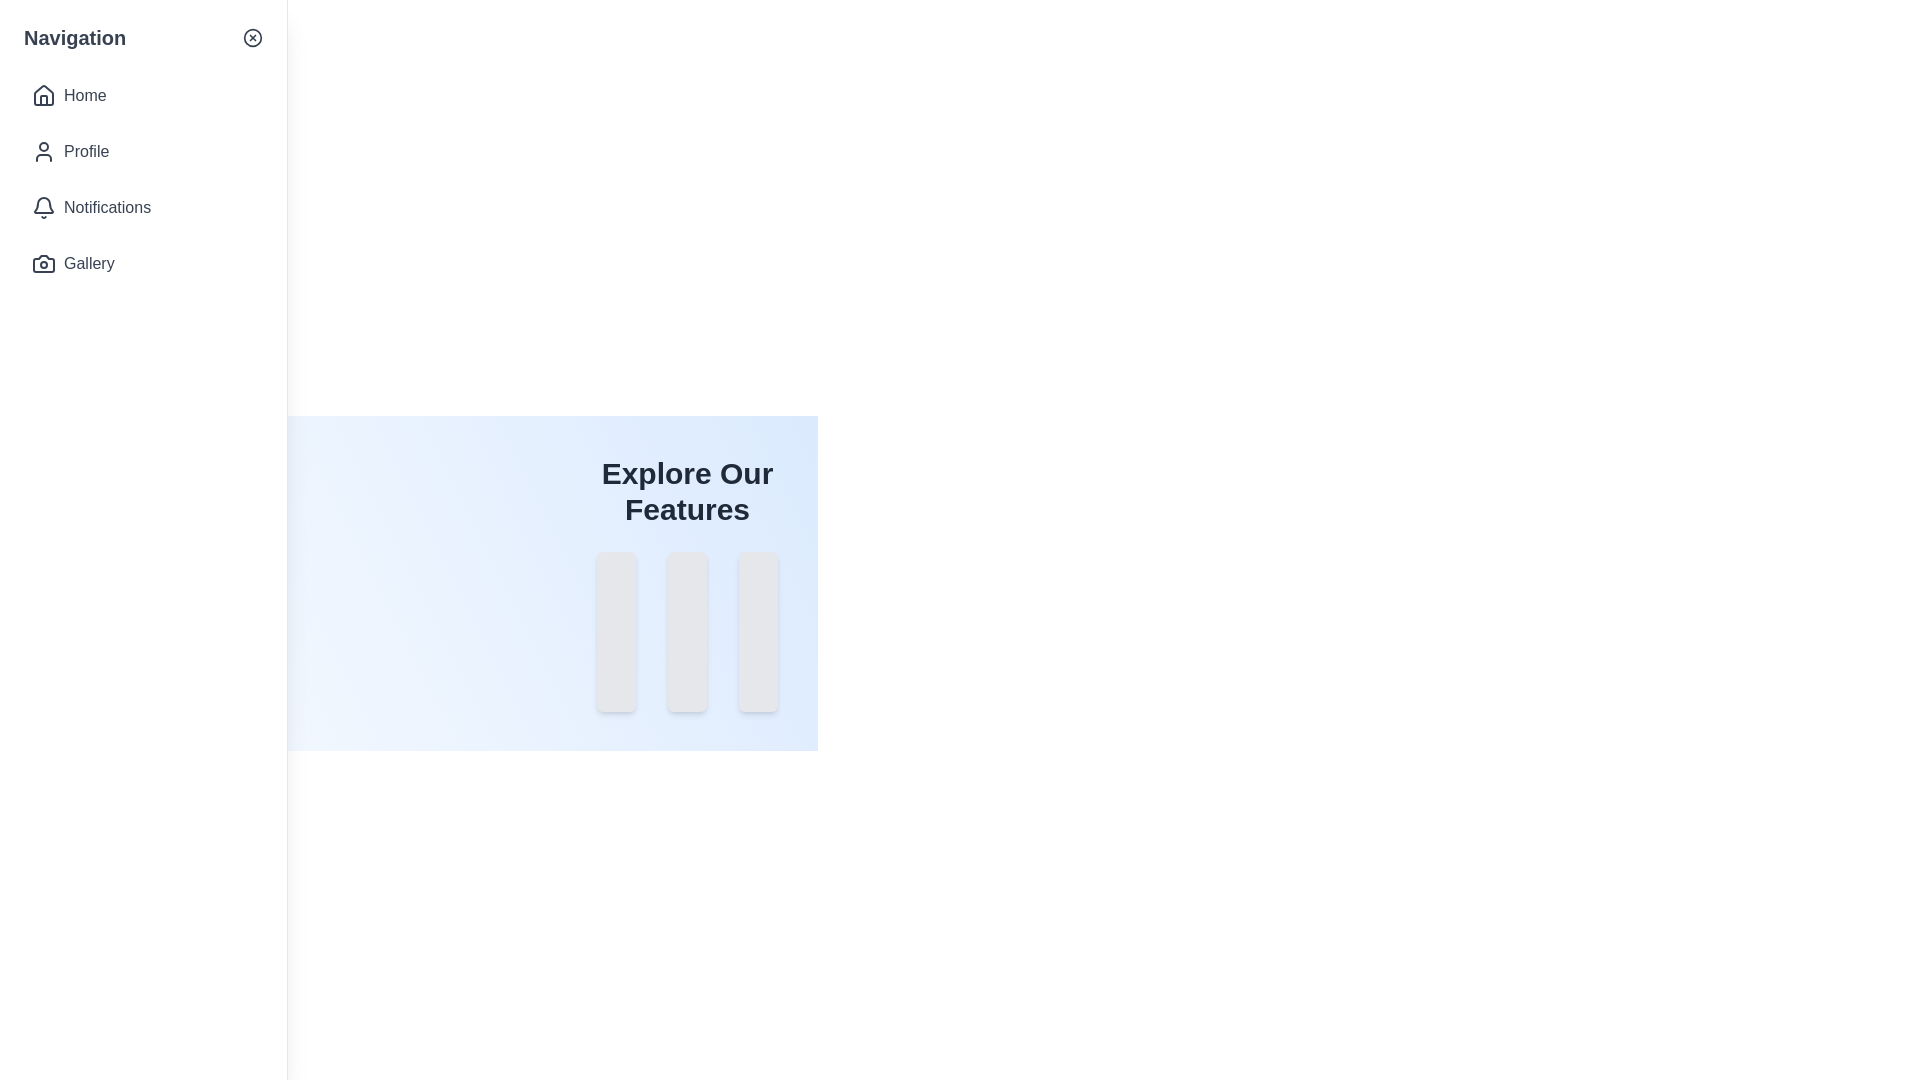 This screenshot has height=1080, width=1920. I want to click on the 'Profile' textual label in the navigation menu, which is styled in gray and positioned between 'Home' and 'Notifications', so click(85, 150).